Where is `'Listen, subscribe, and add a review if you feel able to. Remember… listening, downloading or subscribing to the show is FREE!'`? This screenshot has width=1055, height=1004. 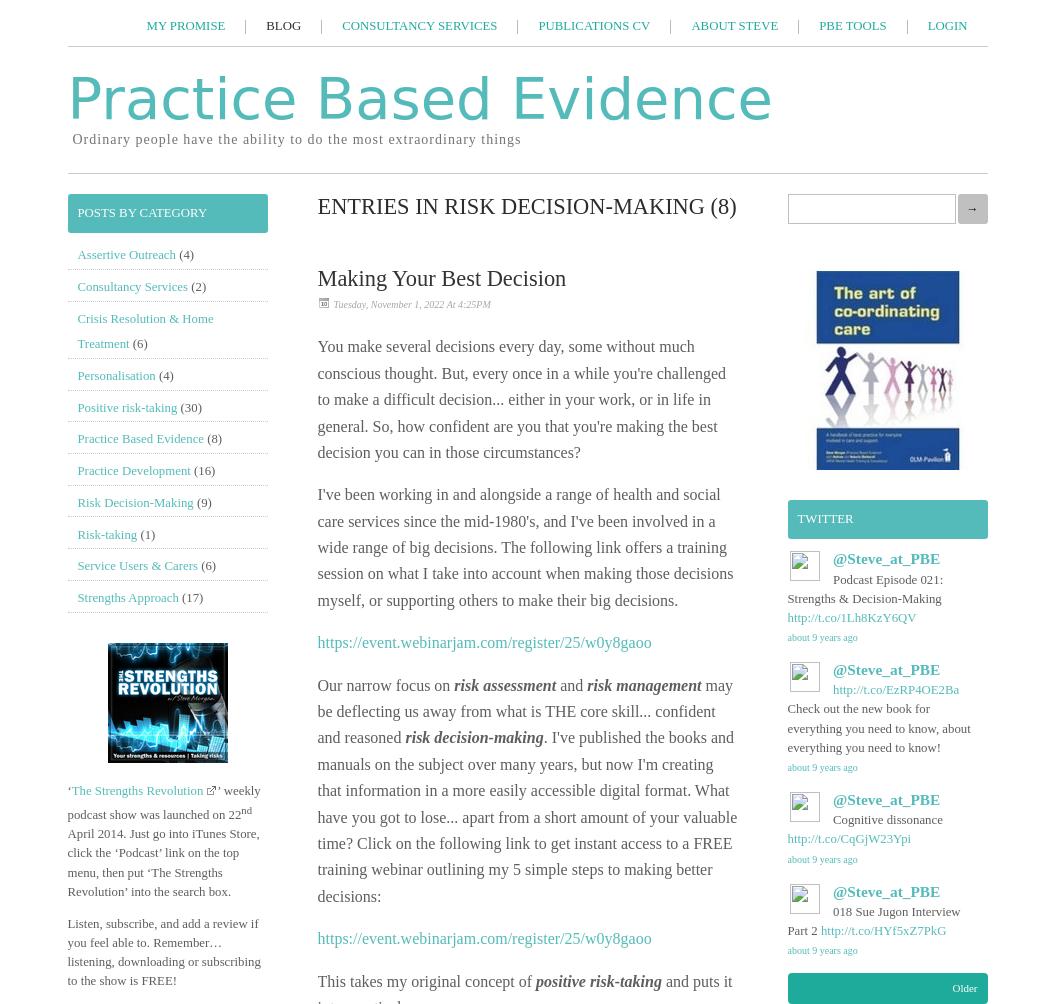 'Listen, subscribe, and add a review if you feel able to. Remember… listening, downloading or subscribing to the show is FREE!' is located at coordinates (163, 950).